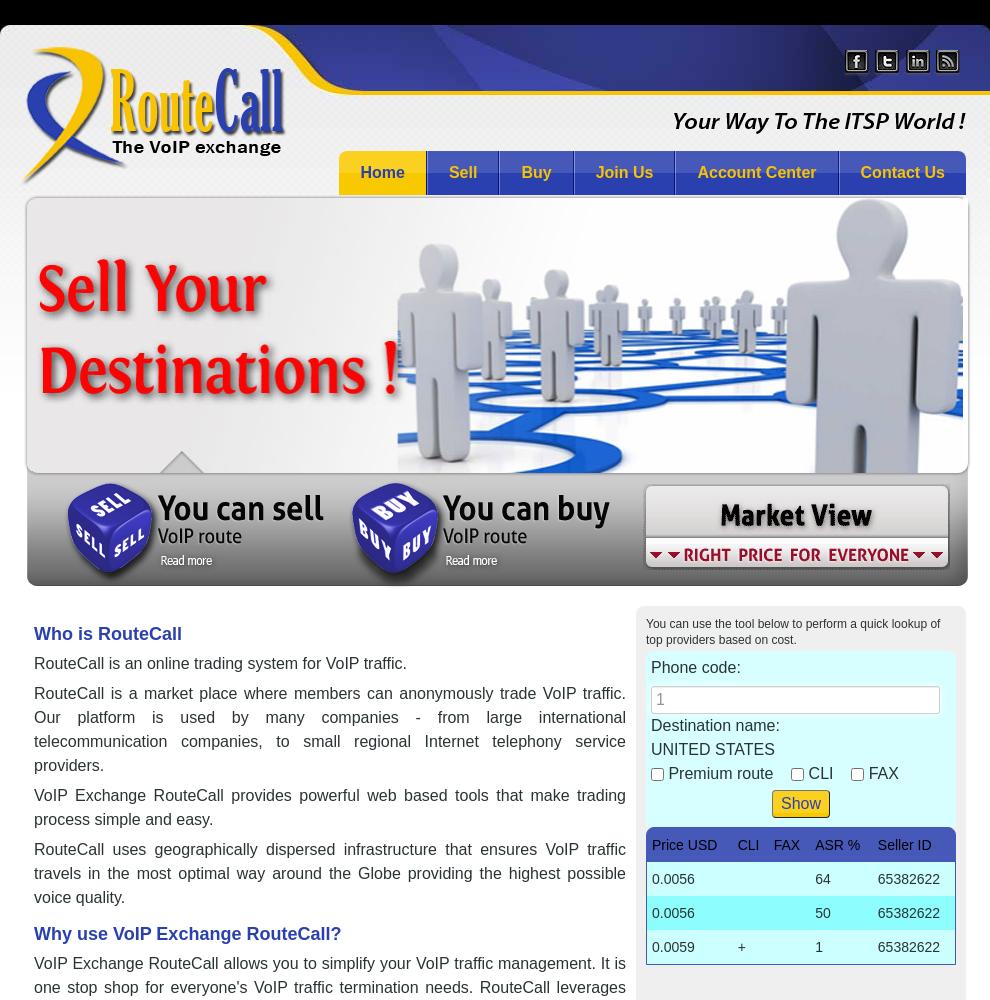  Describe the element at coordinates (673, 946) in the screenshot. I see `'0.0059'` at that location.